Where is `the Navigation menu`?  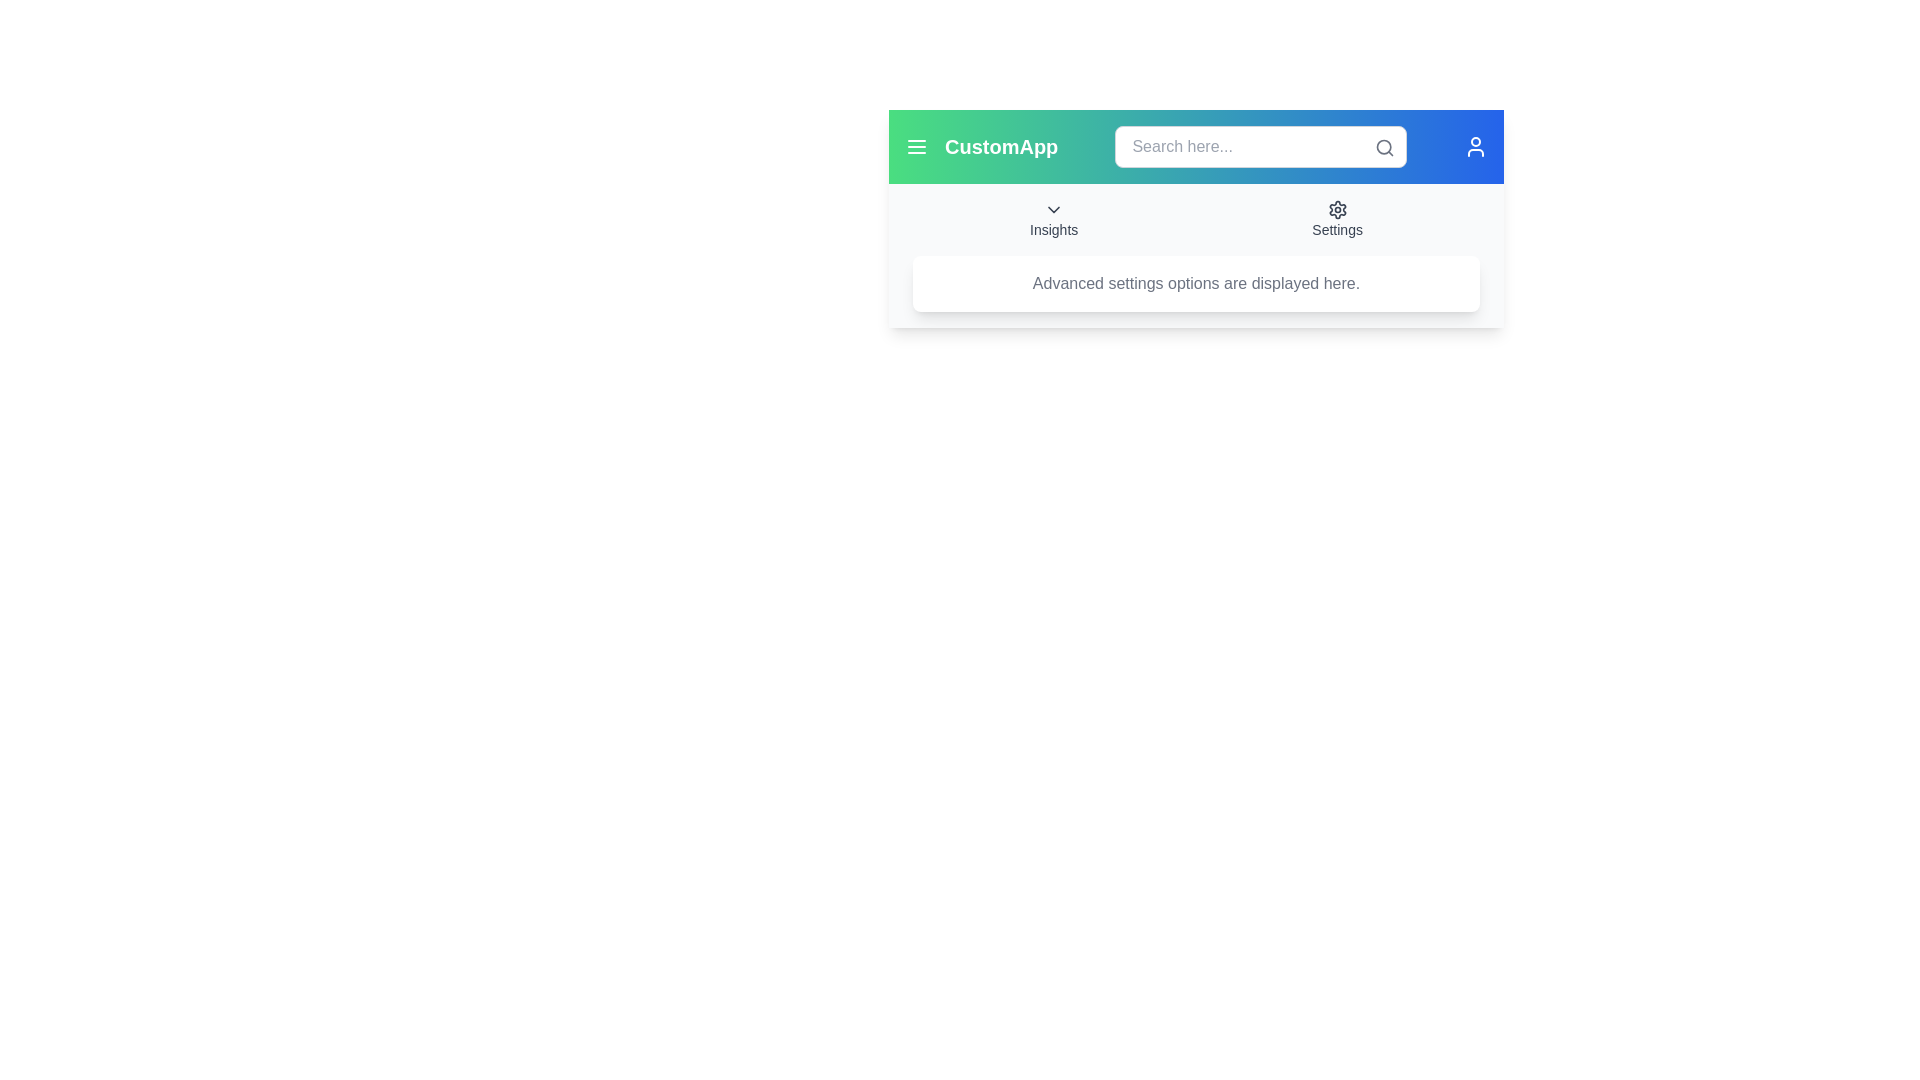
the Navigation menu is located at coordinates (1196, 219).